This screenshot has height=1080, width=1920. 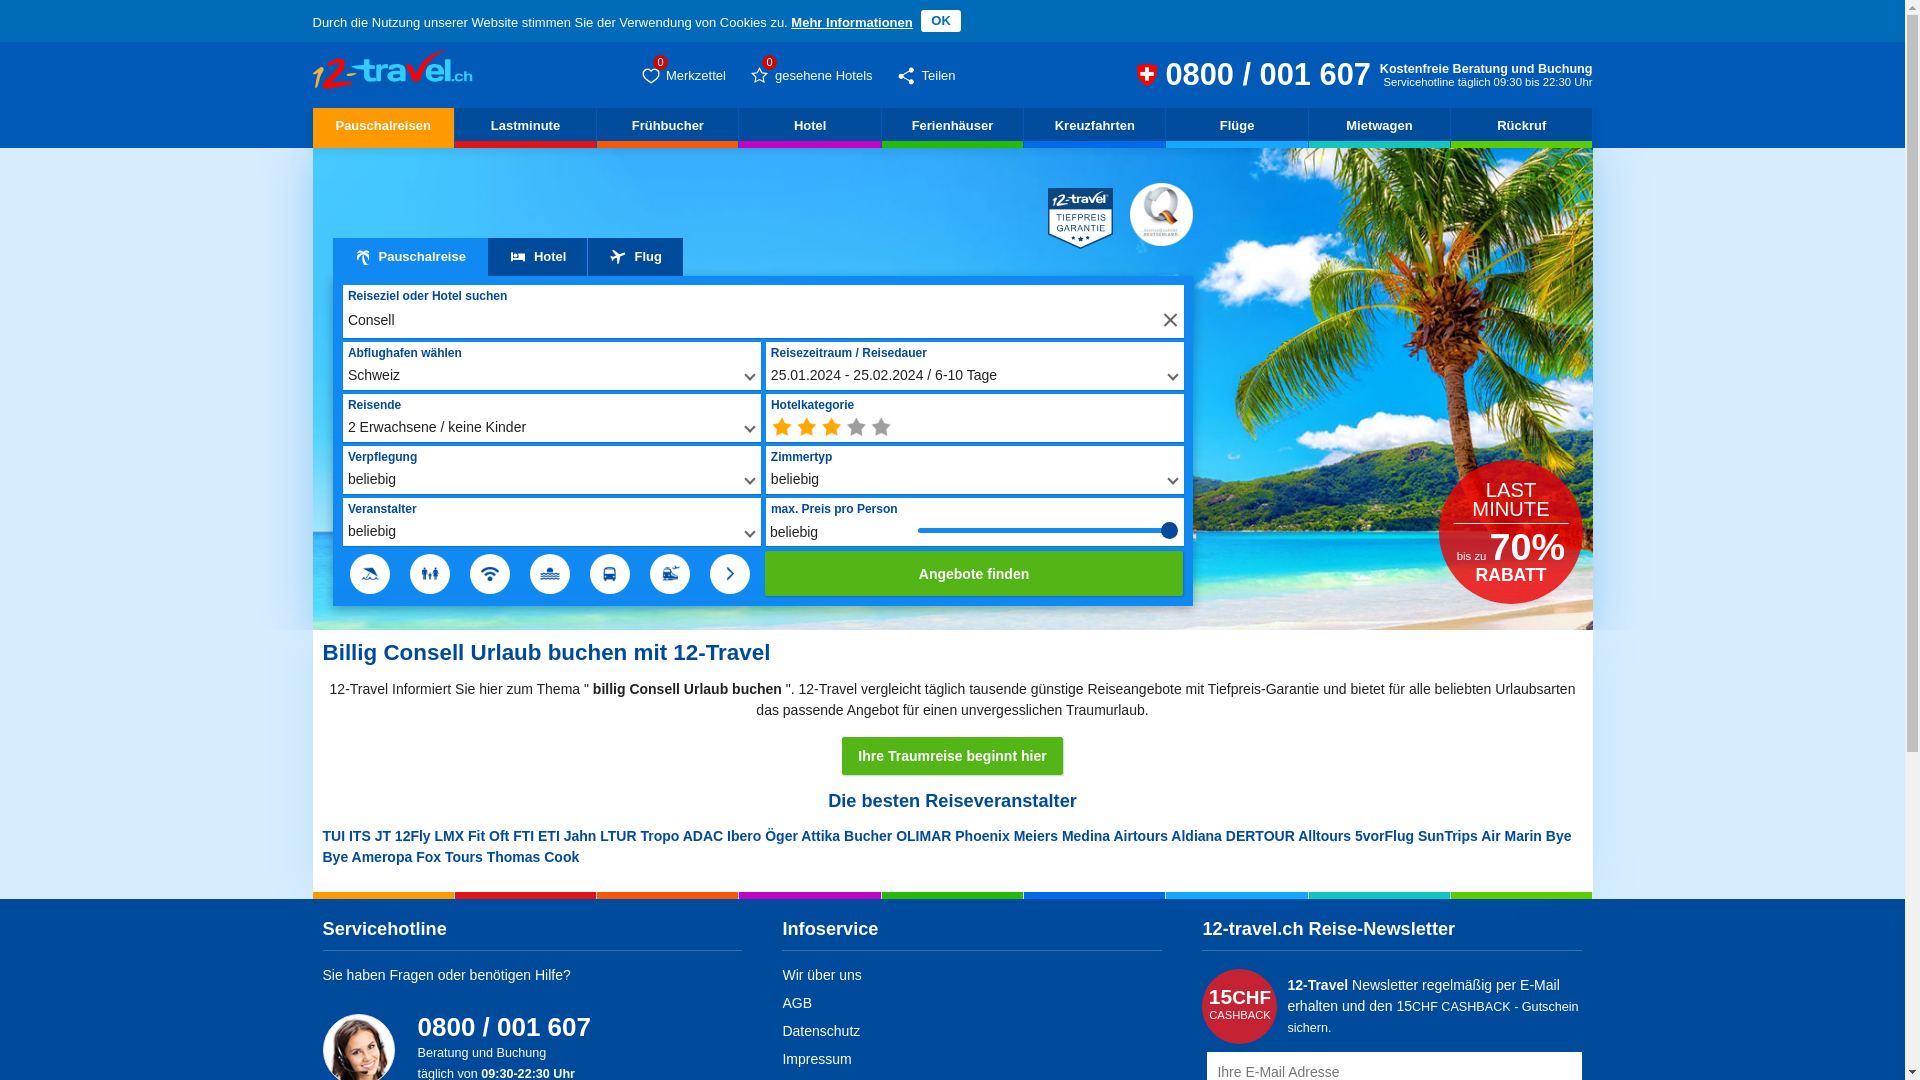 What do you see at coordinates (682, 836) in the screenshot?
I see `'ADAC'` at bounding box center [682, 836].